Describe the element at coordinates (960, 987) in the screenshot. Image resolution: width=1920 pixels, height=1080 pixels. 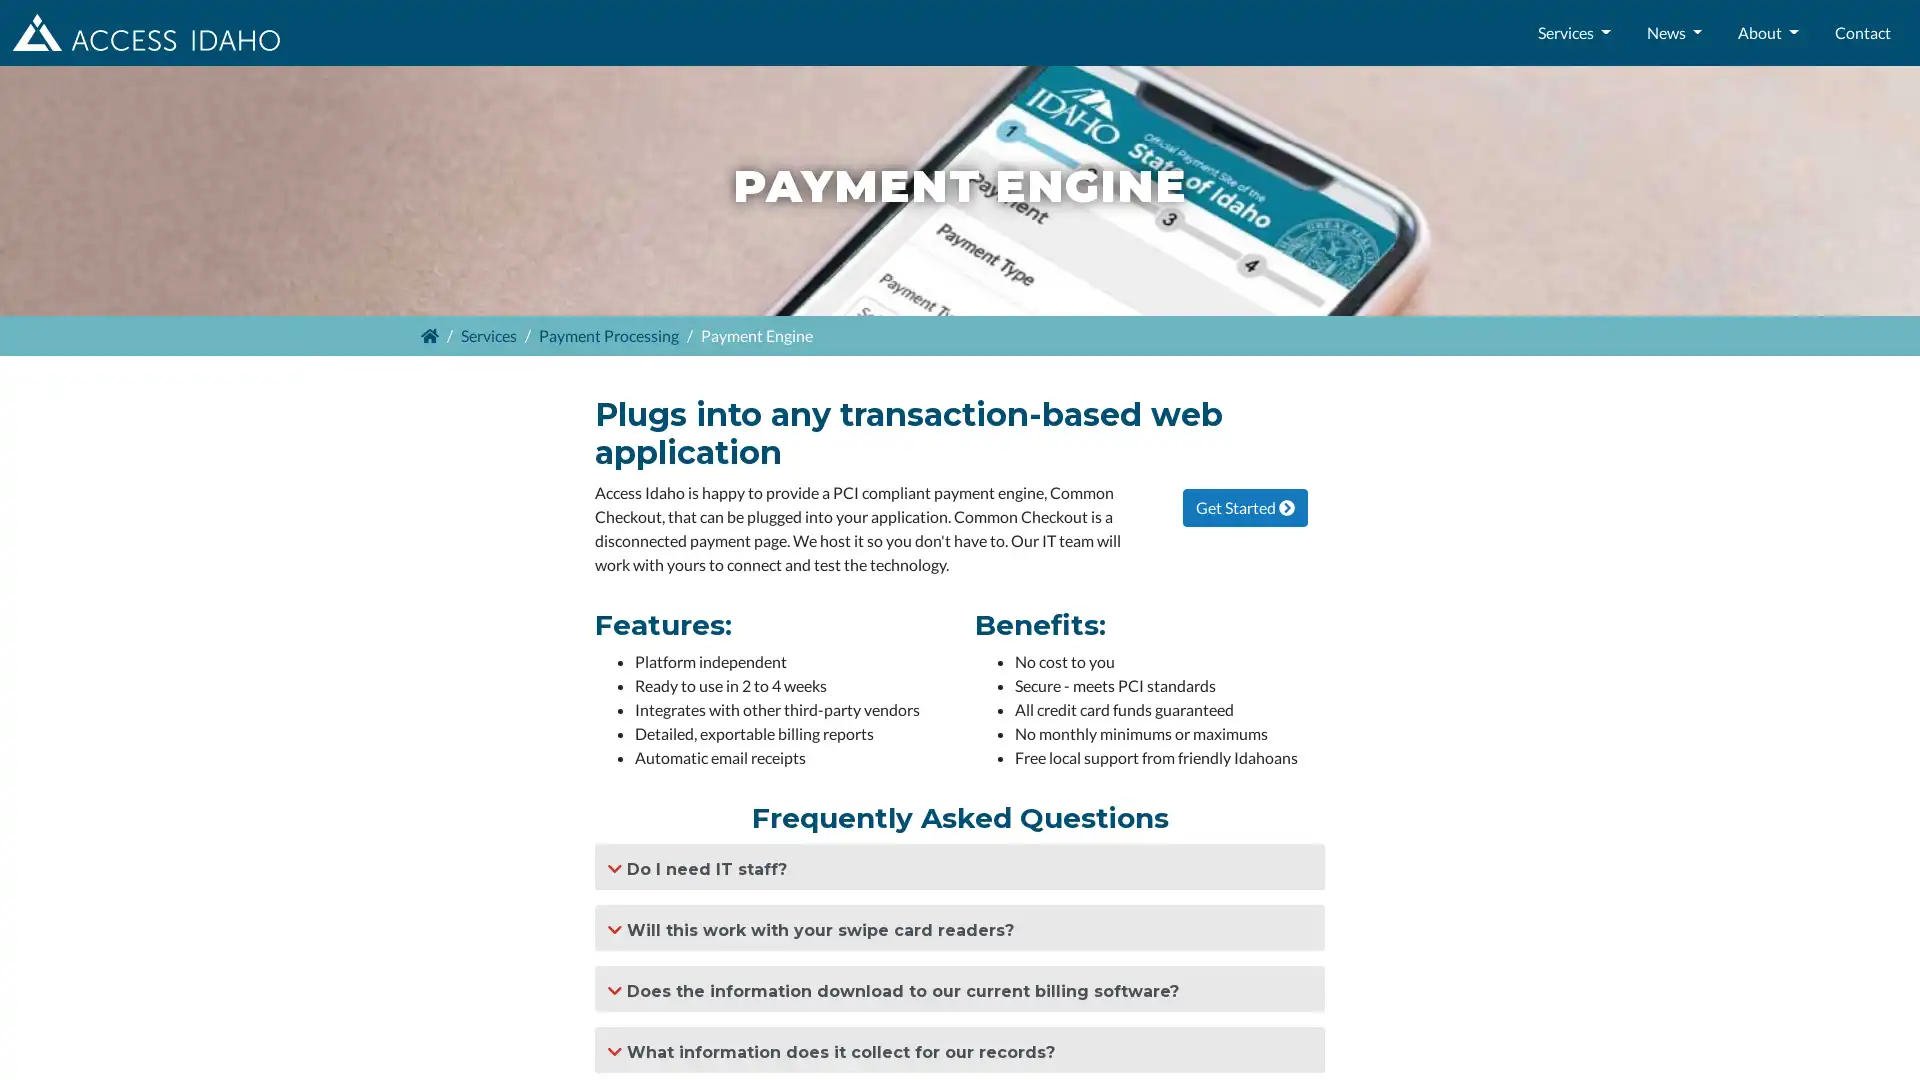
I see `Does the information download to our current billing software?` at that location.